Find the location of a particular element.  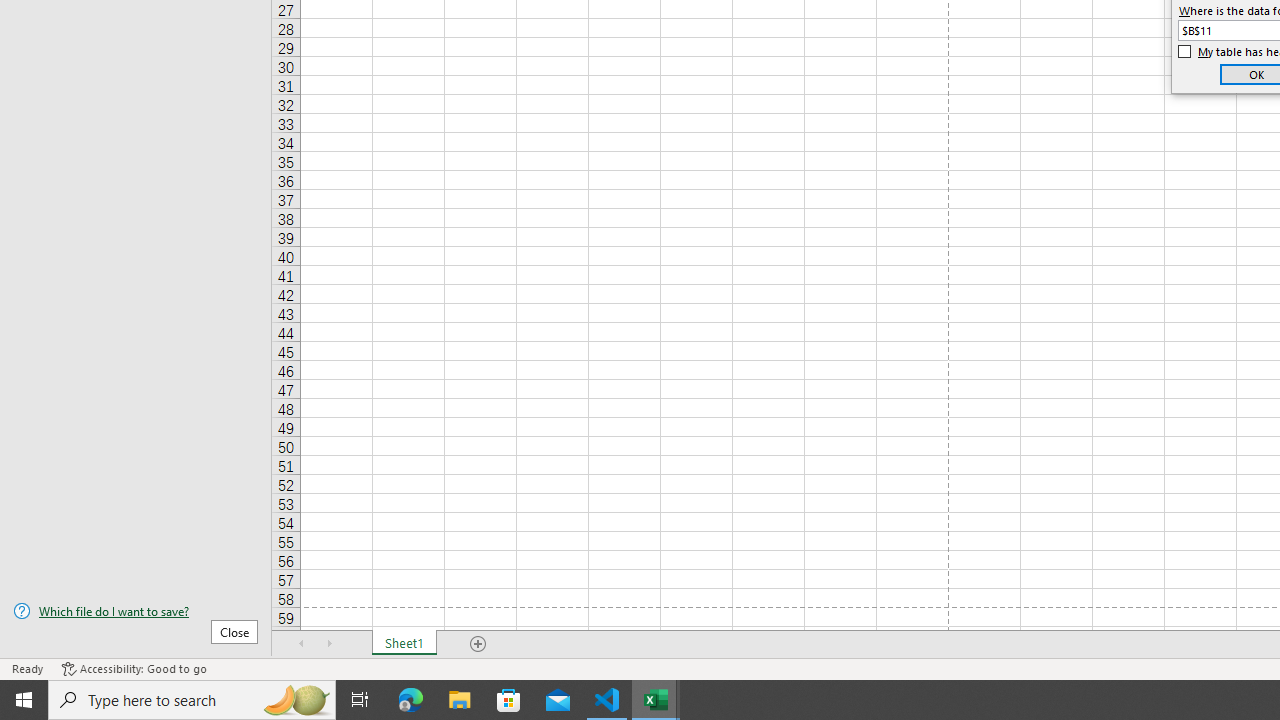

'Sheet1' is located at coordinates (403, 644).